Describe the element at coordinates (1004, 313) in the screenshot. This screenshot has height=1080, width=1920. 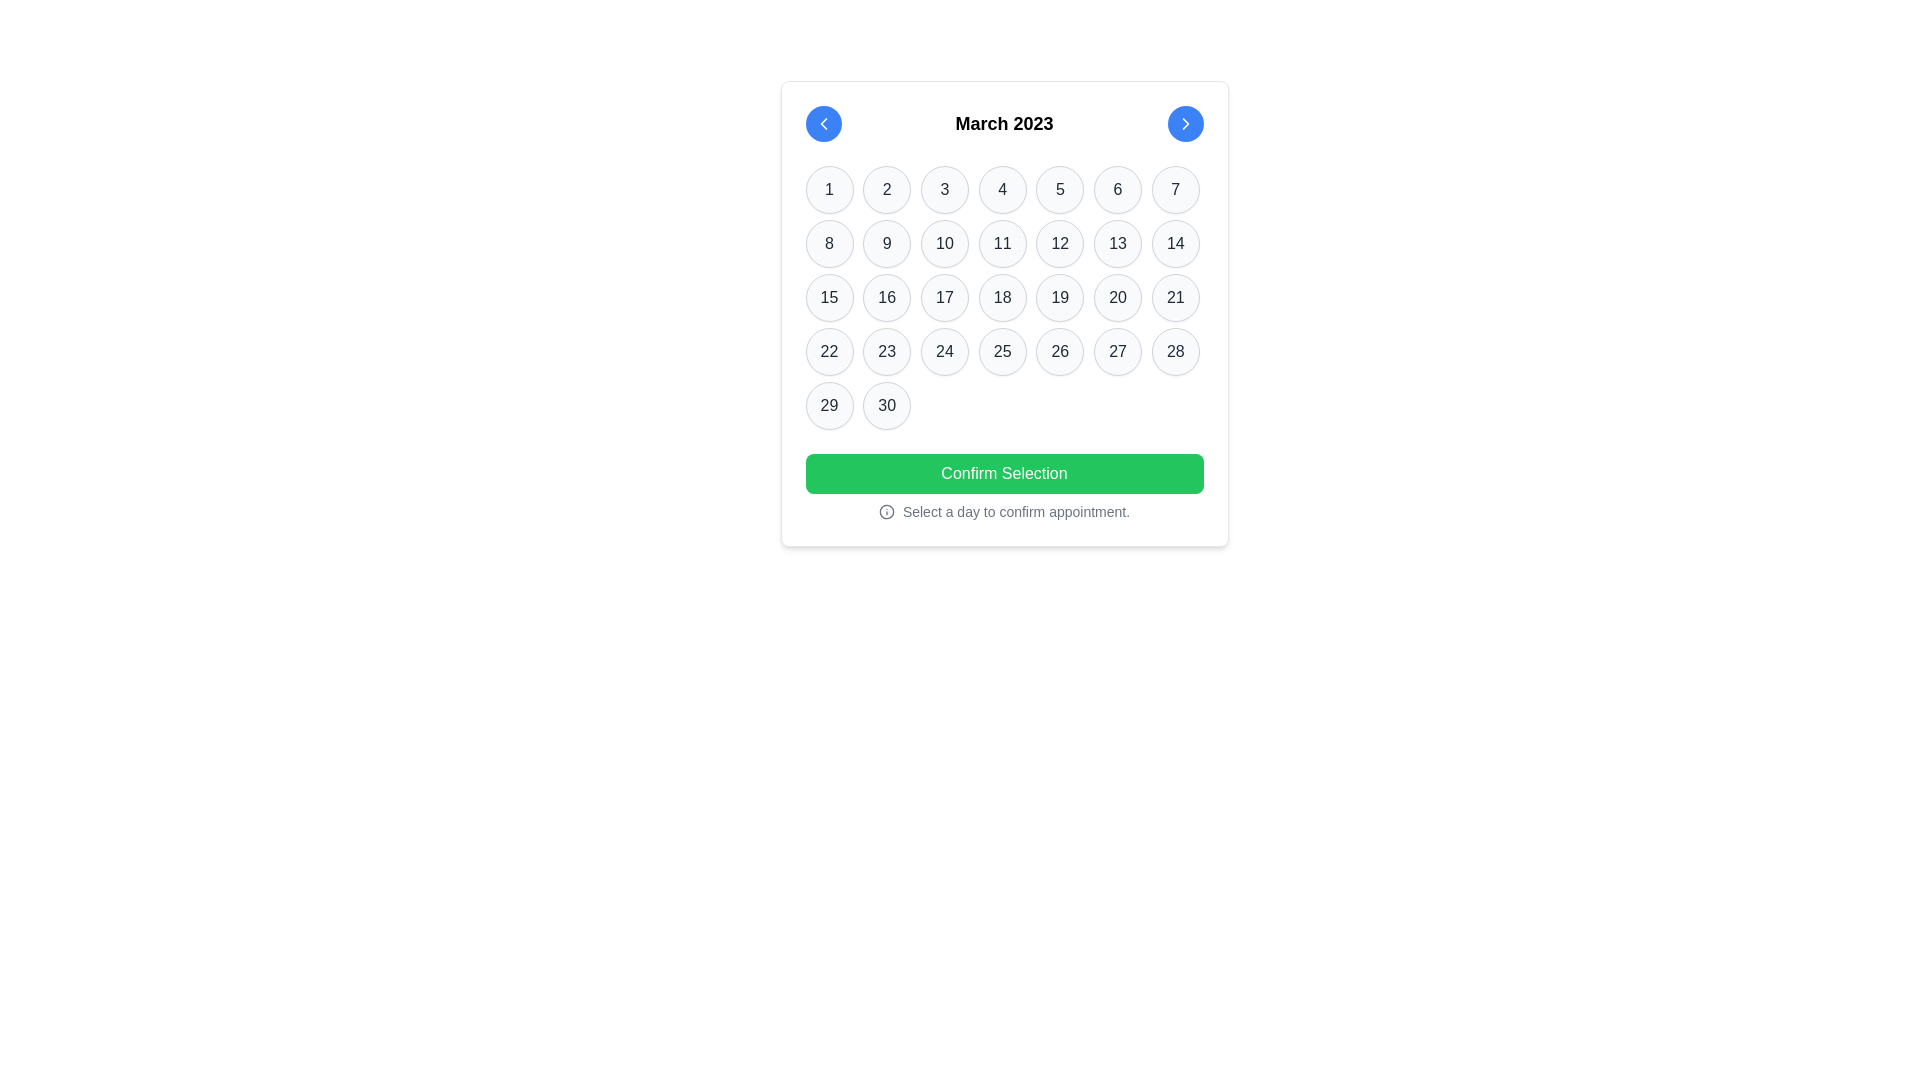
I see `instructions from the central calendar element that allows date selection for appointment setting` at that location.